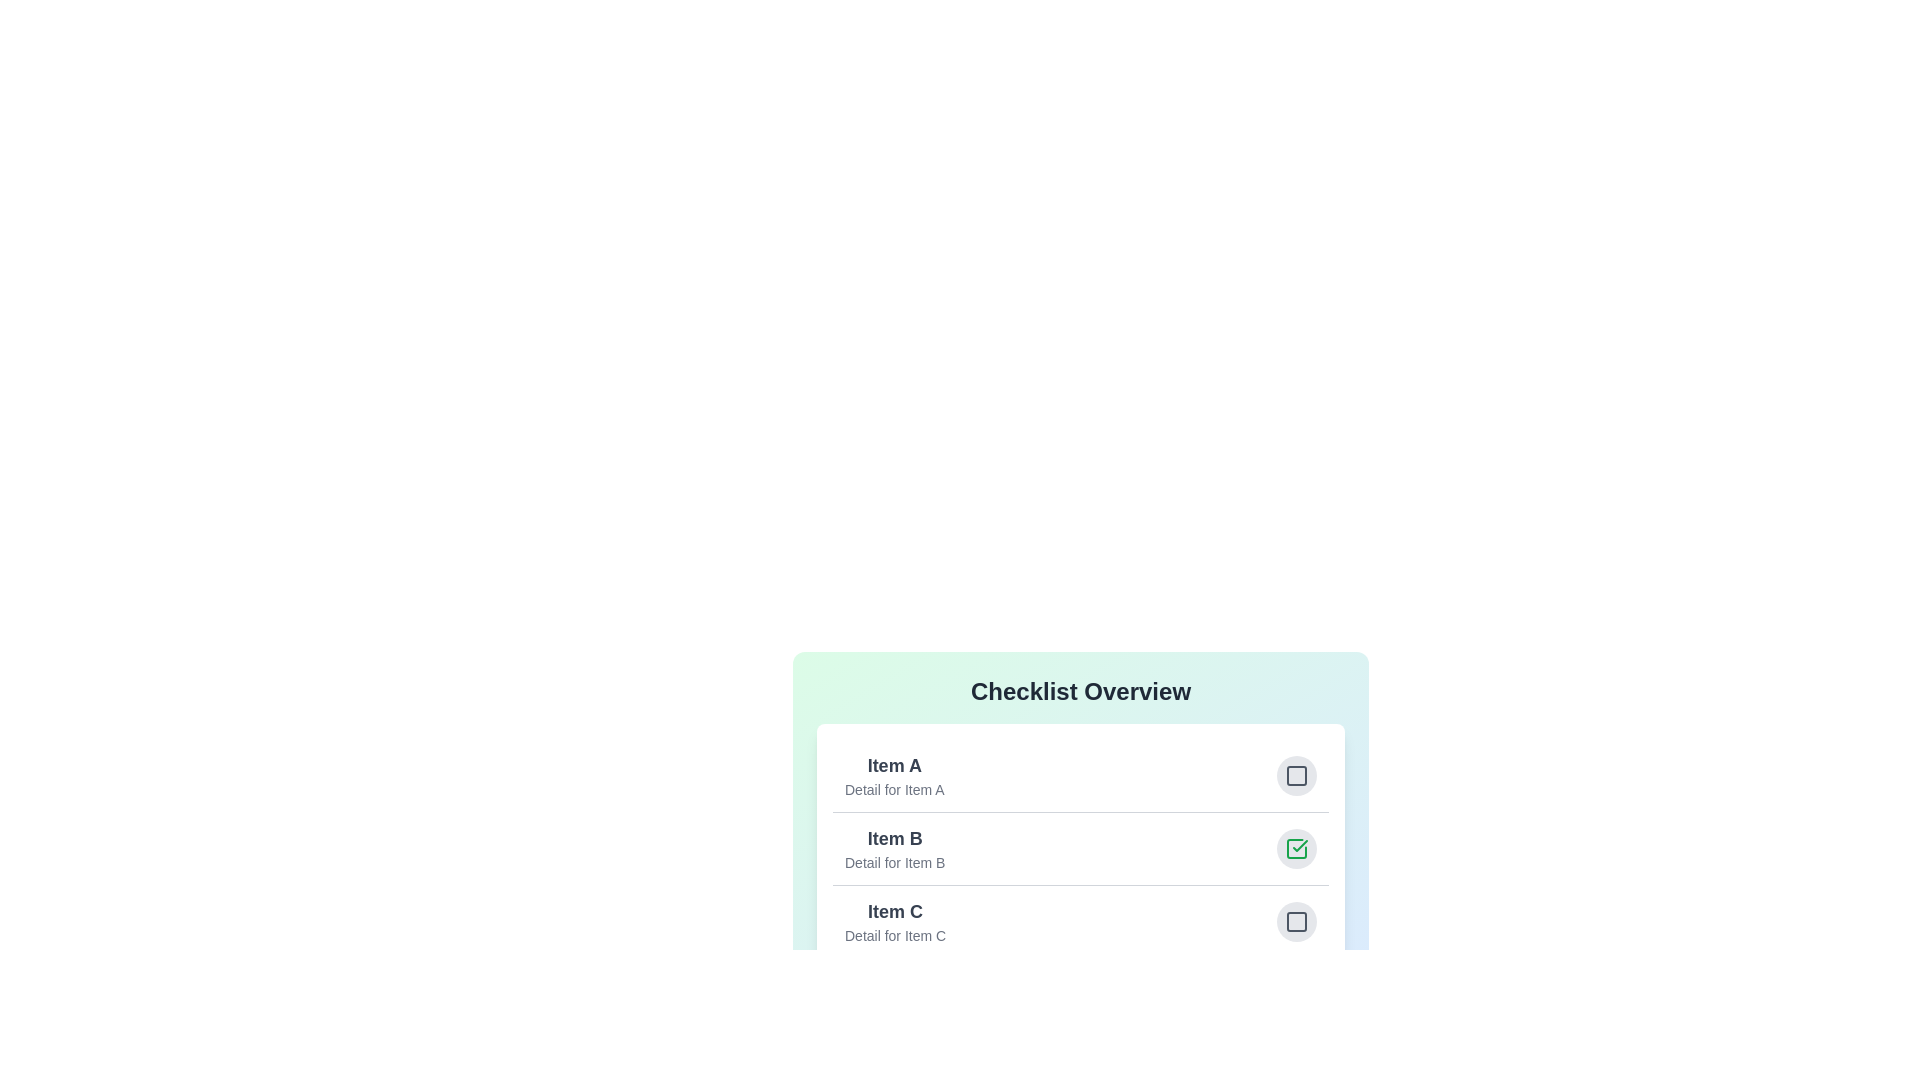 The width and height of the screenshot is (1920, 1080). What do you see at coordinates (1296, 774) in the screenshot?
I see `the checkbox of the item with name Item A` at bounding box center [1296, 774].